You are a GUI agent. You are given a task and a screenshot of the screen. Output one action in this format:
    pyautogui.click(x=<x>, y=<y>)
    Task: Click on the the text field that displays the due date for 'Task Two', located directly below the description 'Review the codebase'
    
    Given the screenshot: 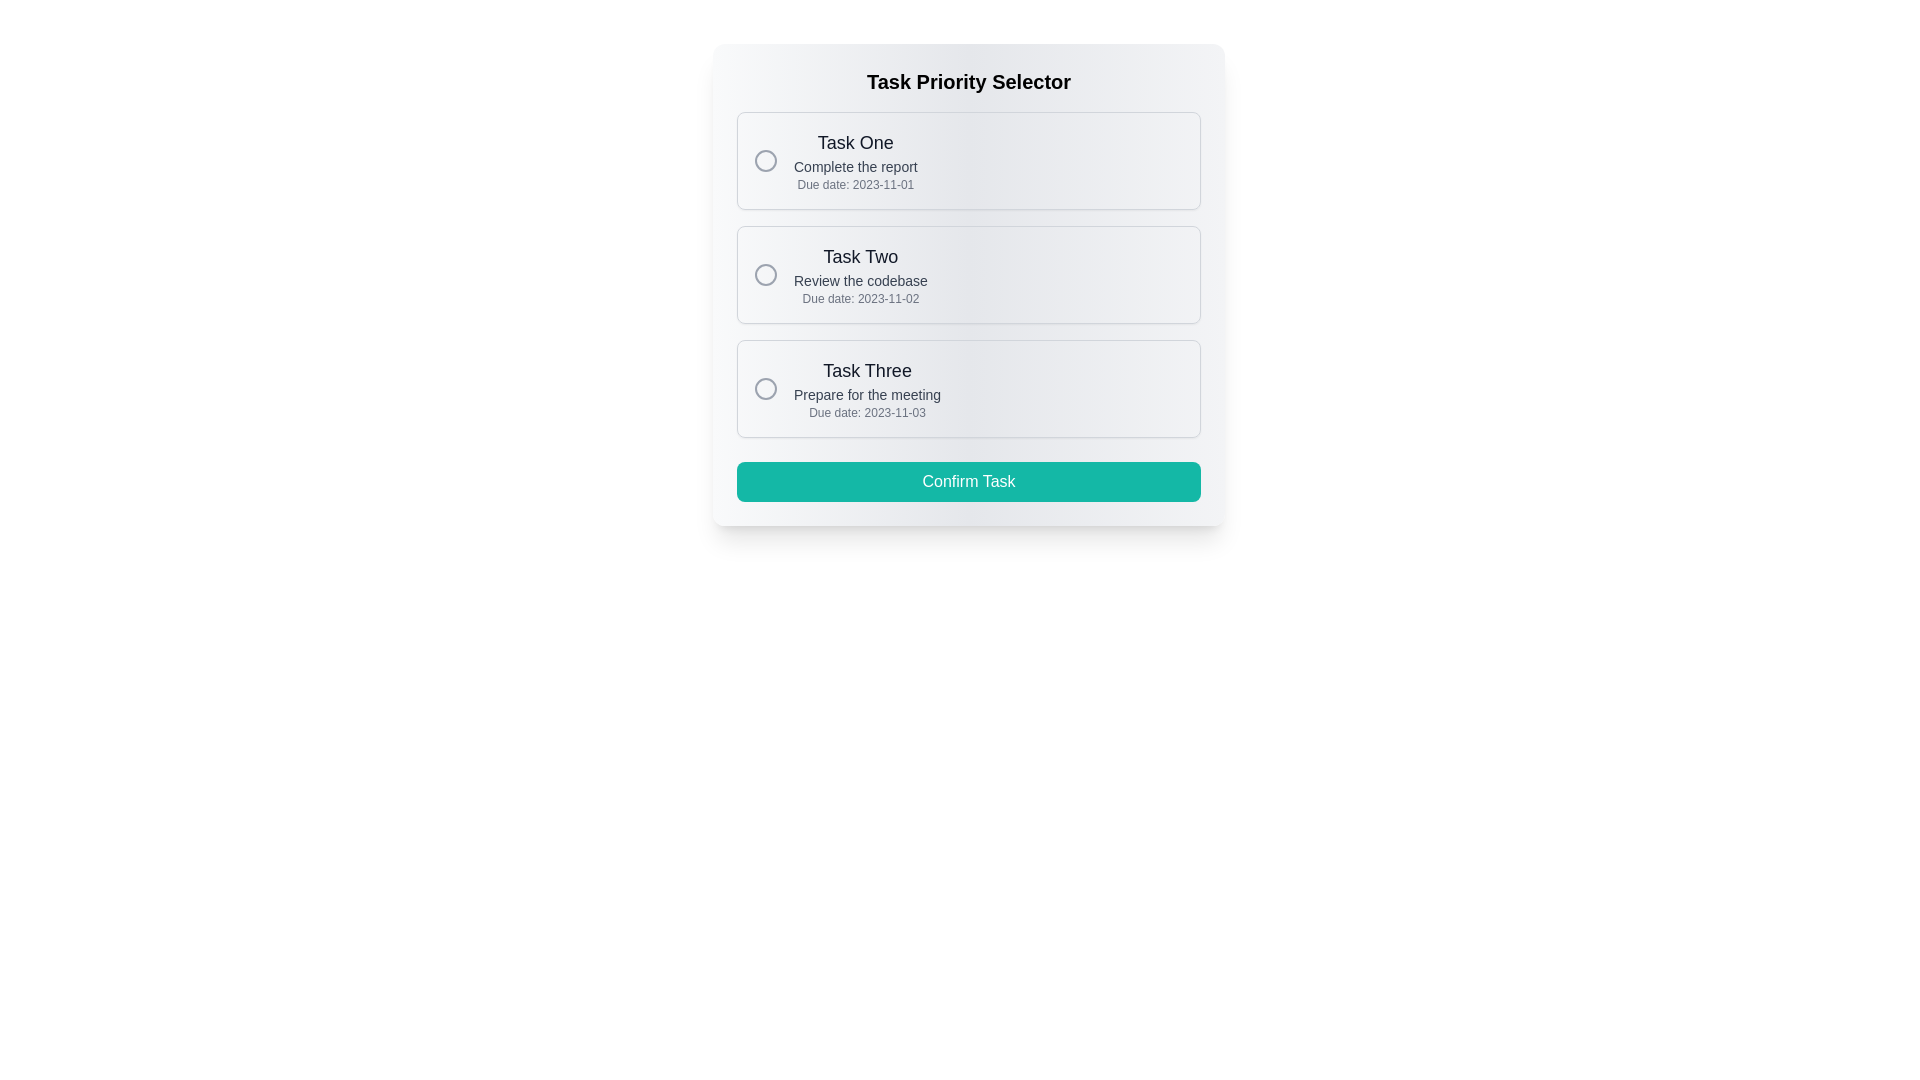 What is the action you would take?
    pyautogui.click(x=860, y=299)
    